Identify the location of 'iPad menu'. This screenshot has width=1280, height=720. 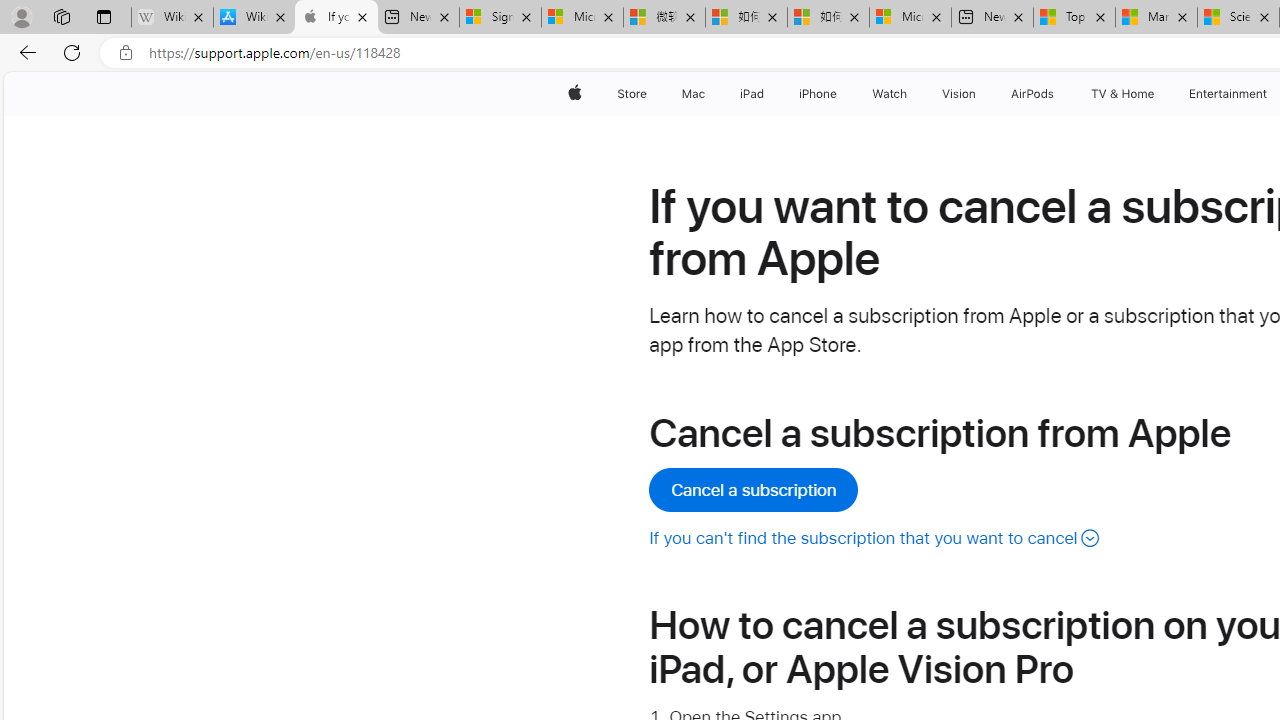
(767, 93).